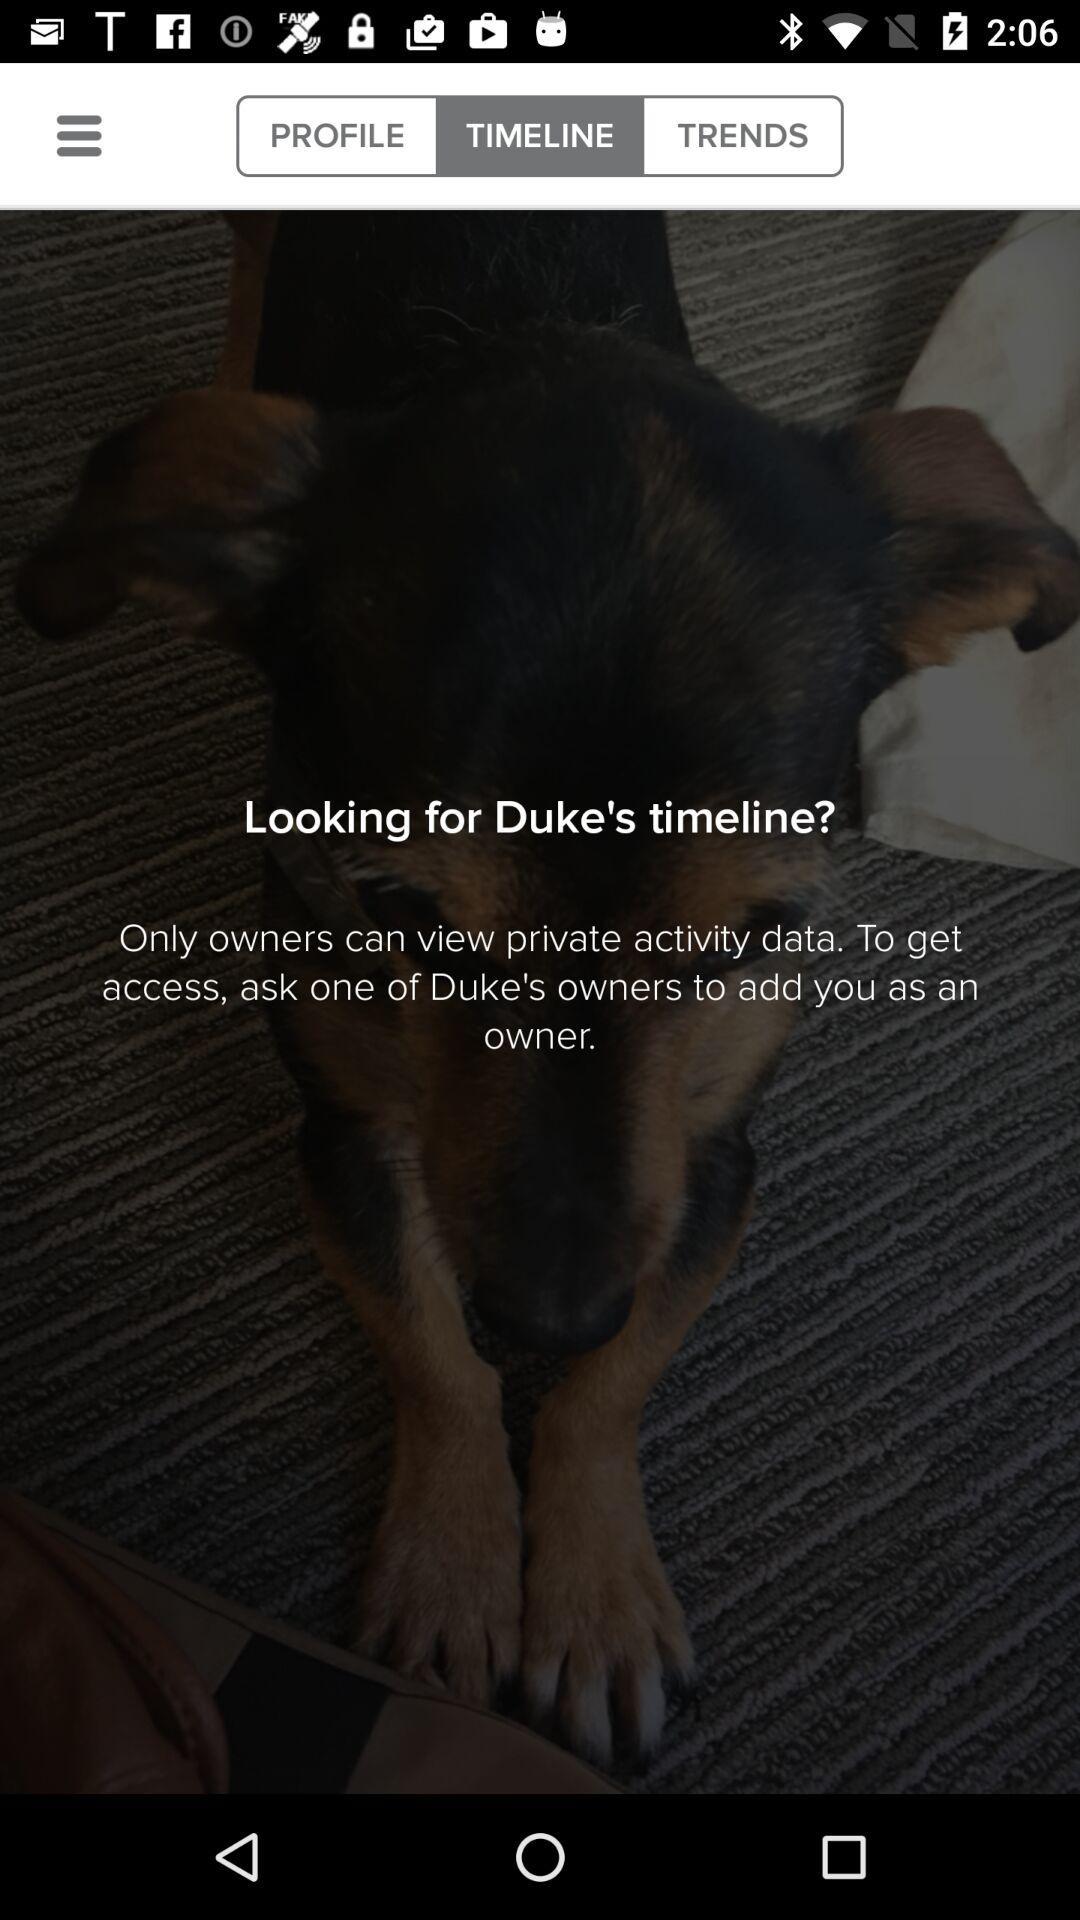  What do you see at coordinates (742, 135) in the screenshot?
I see `item at the top right corner` at bounding box center [742, 135].